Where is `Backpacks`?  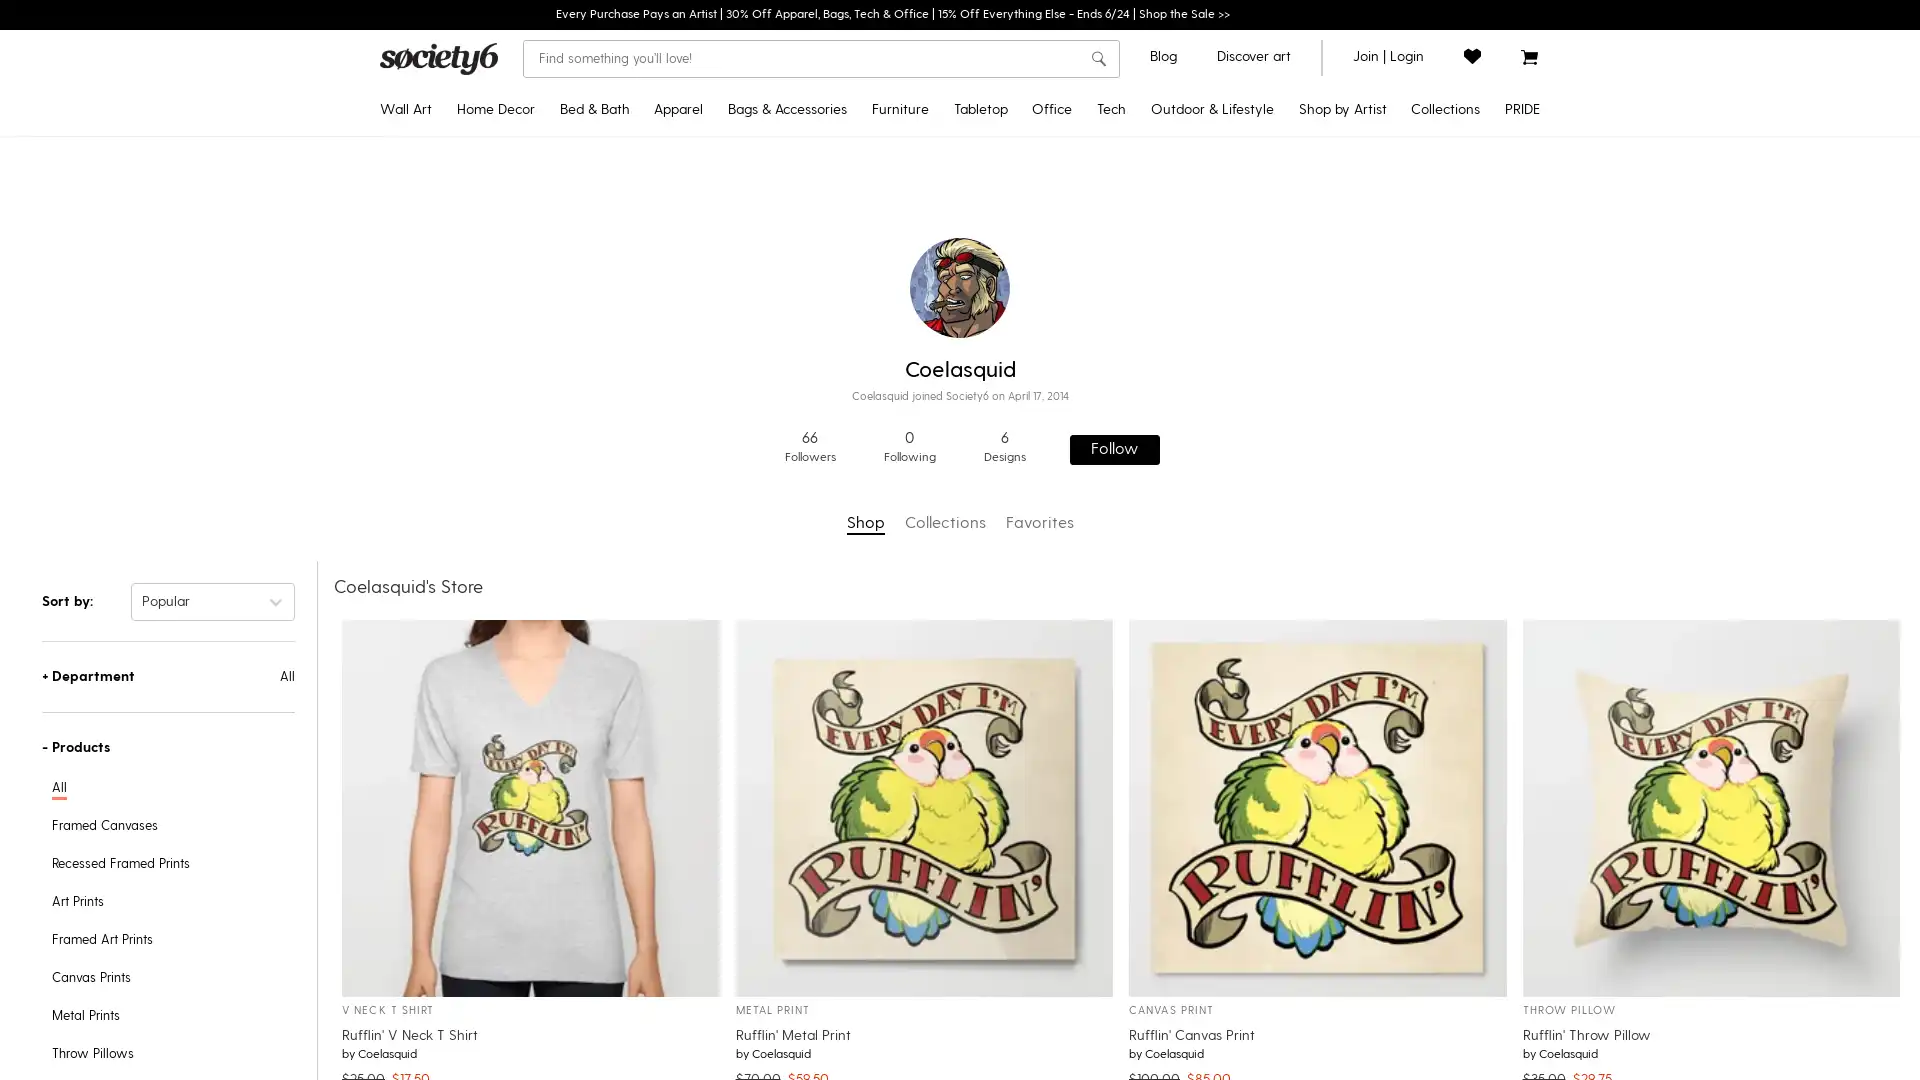 Backpacks is located at coordinates (801, 224).